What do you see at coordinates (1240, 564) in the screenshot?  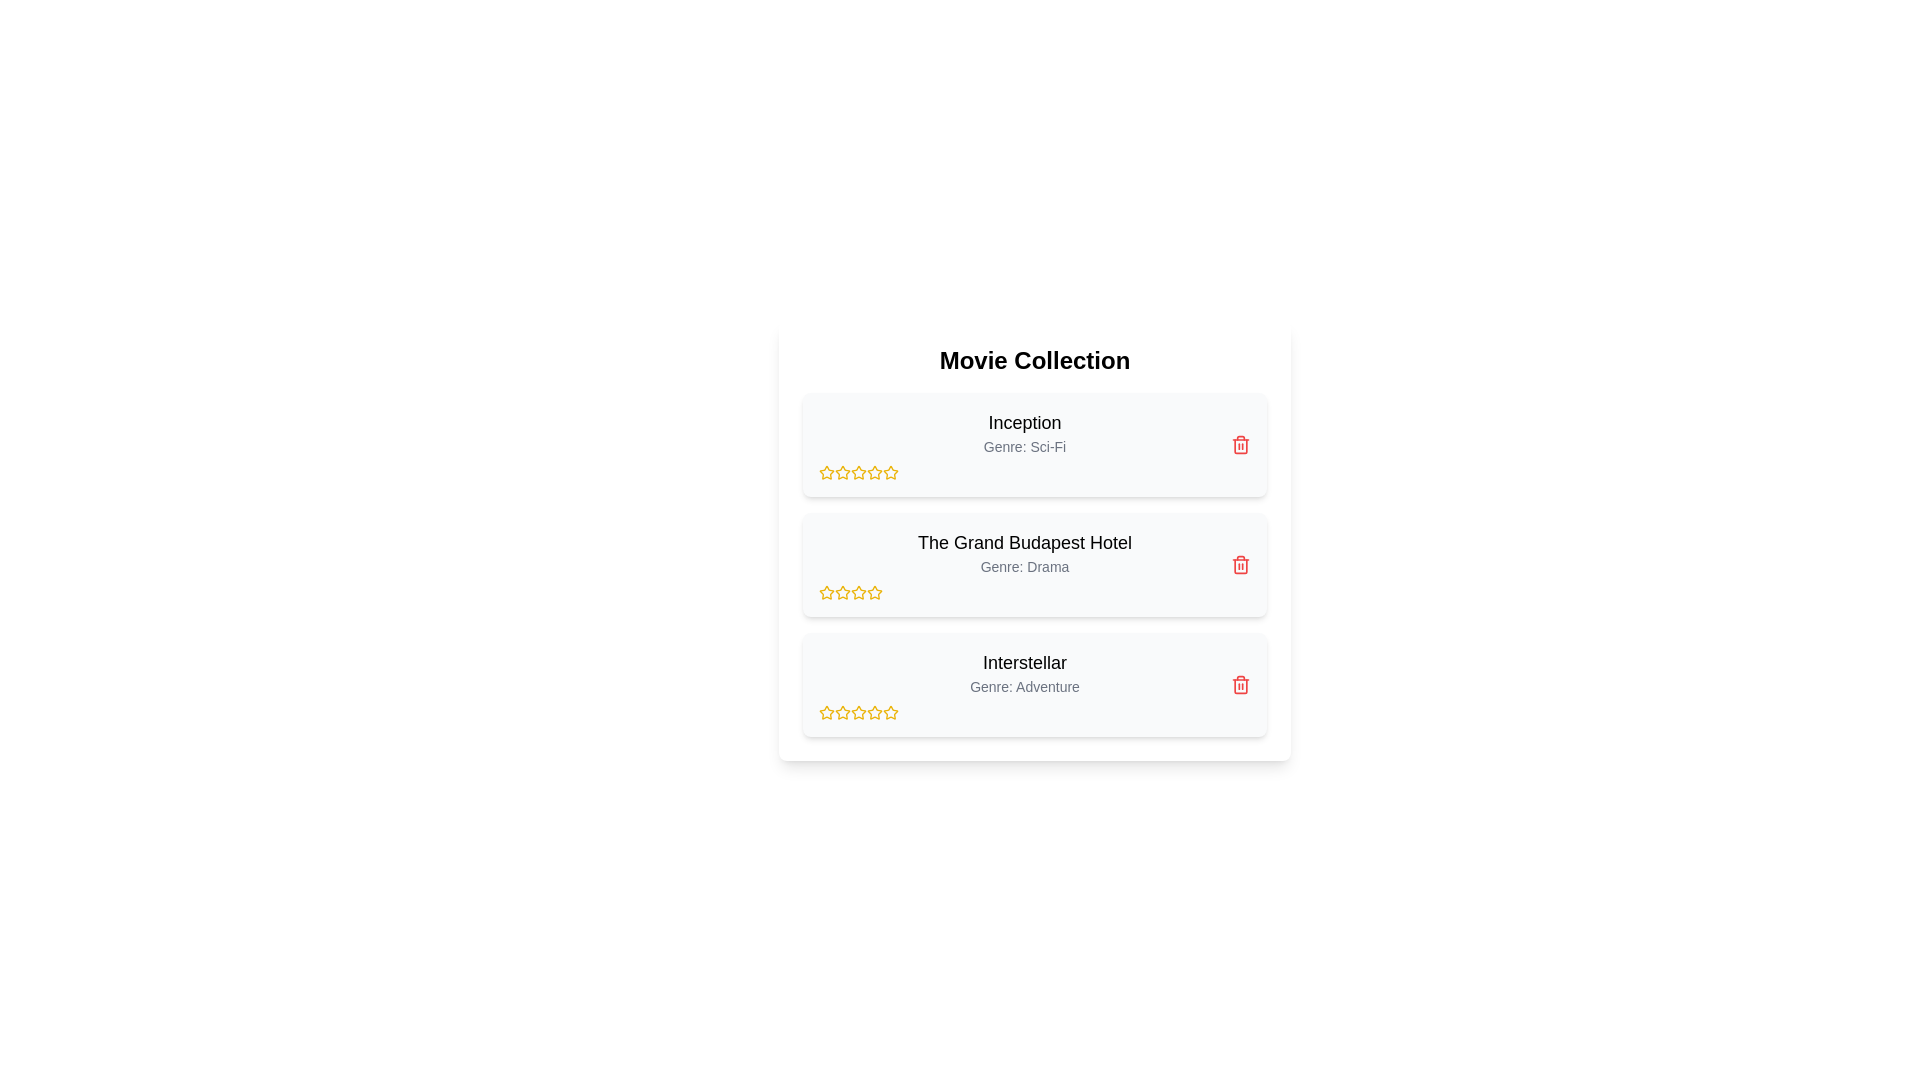 I see `delete icon for the movie titled The Grand Budapest Hotel` at bounding box center [1240, 564].